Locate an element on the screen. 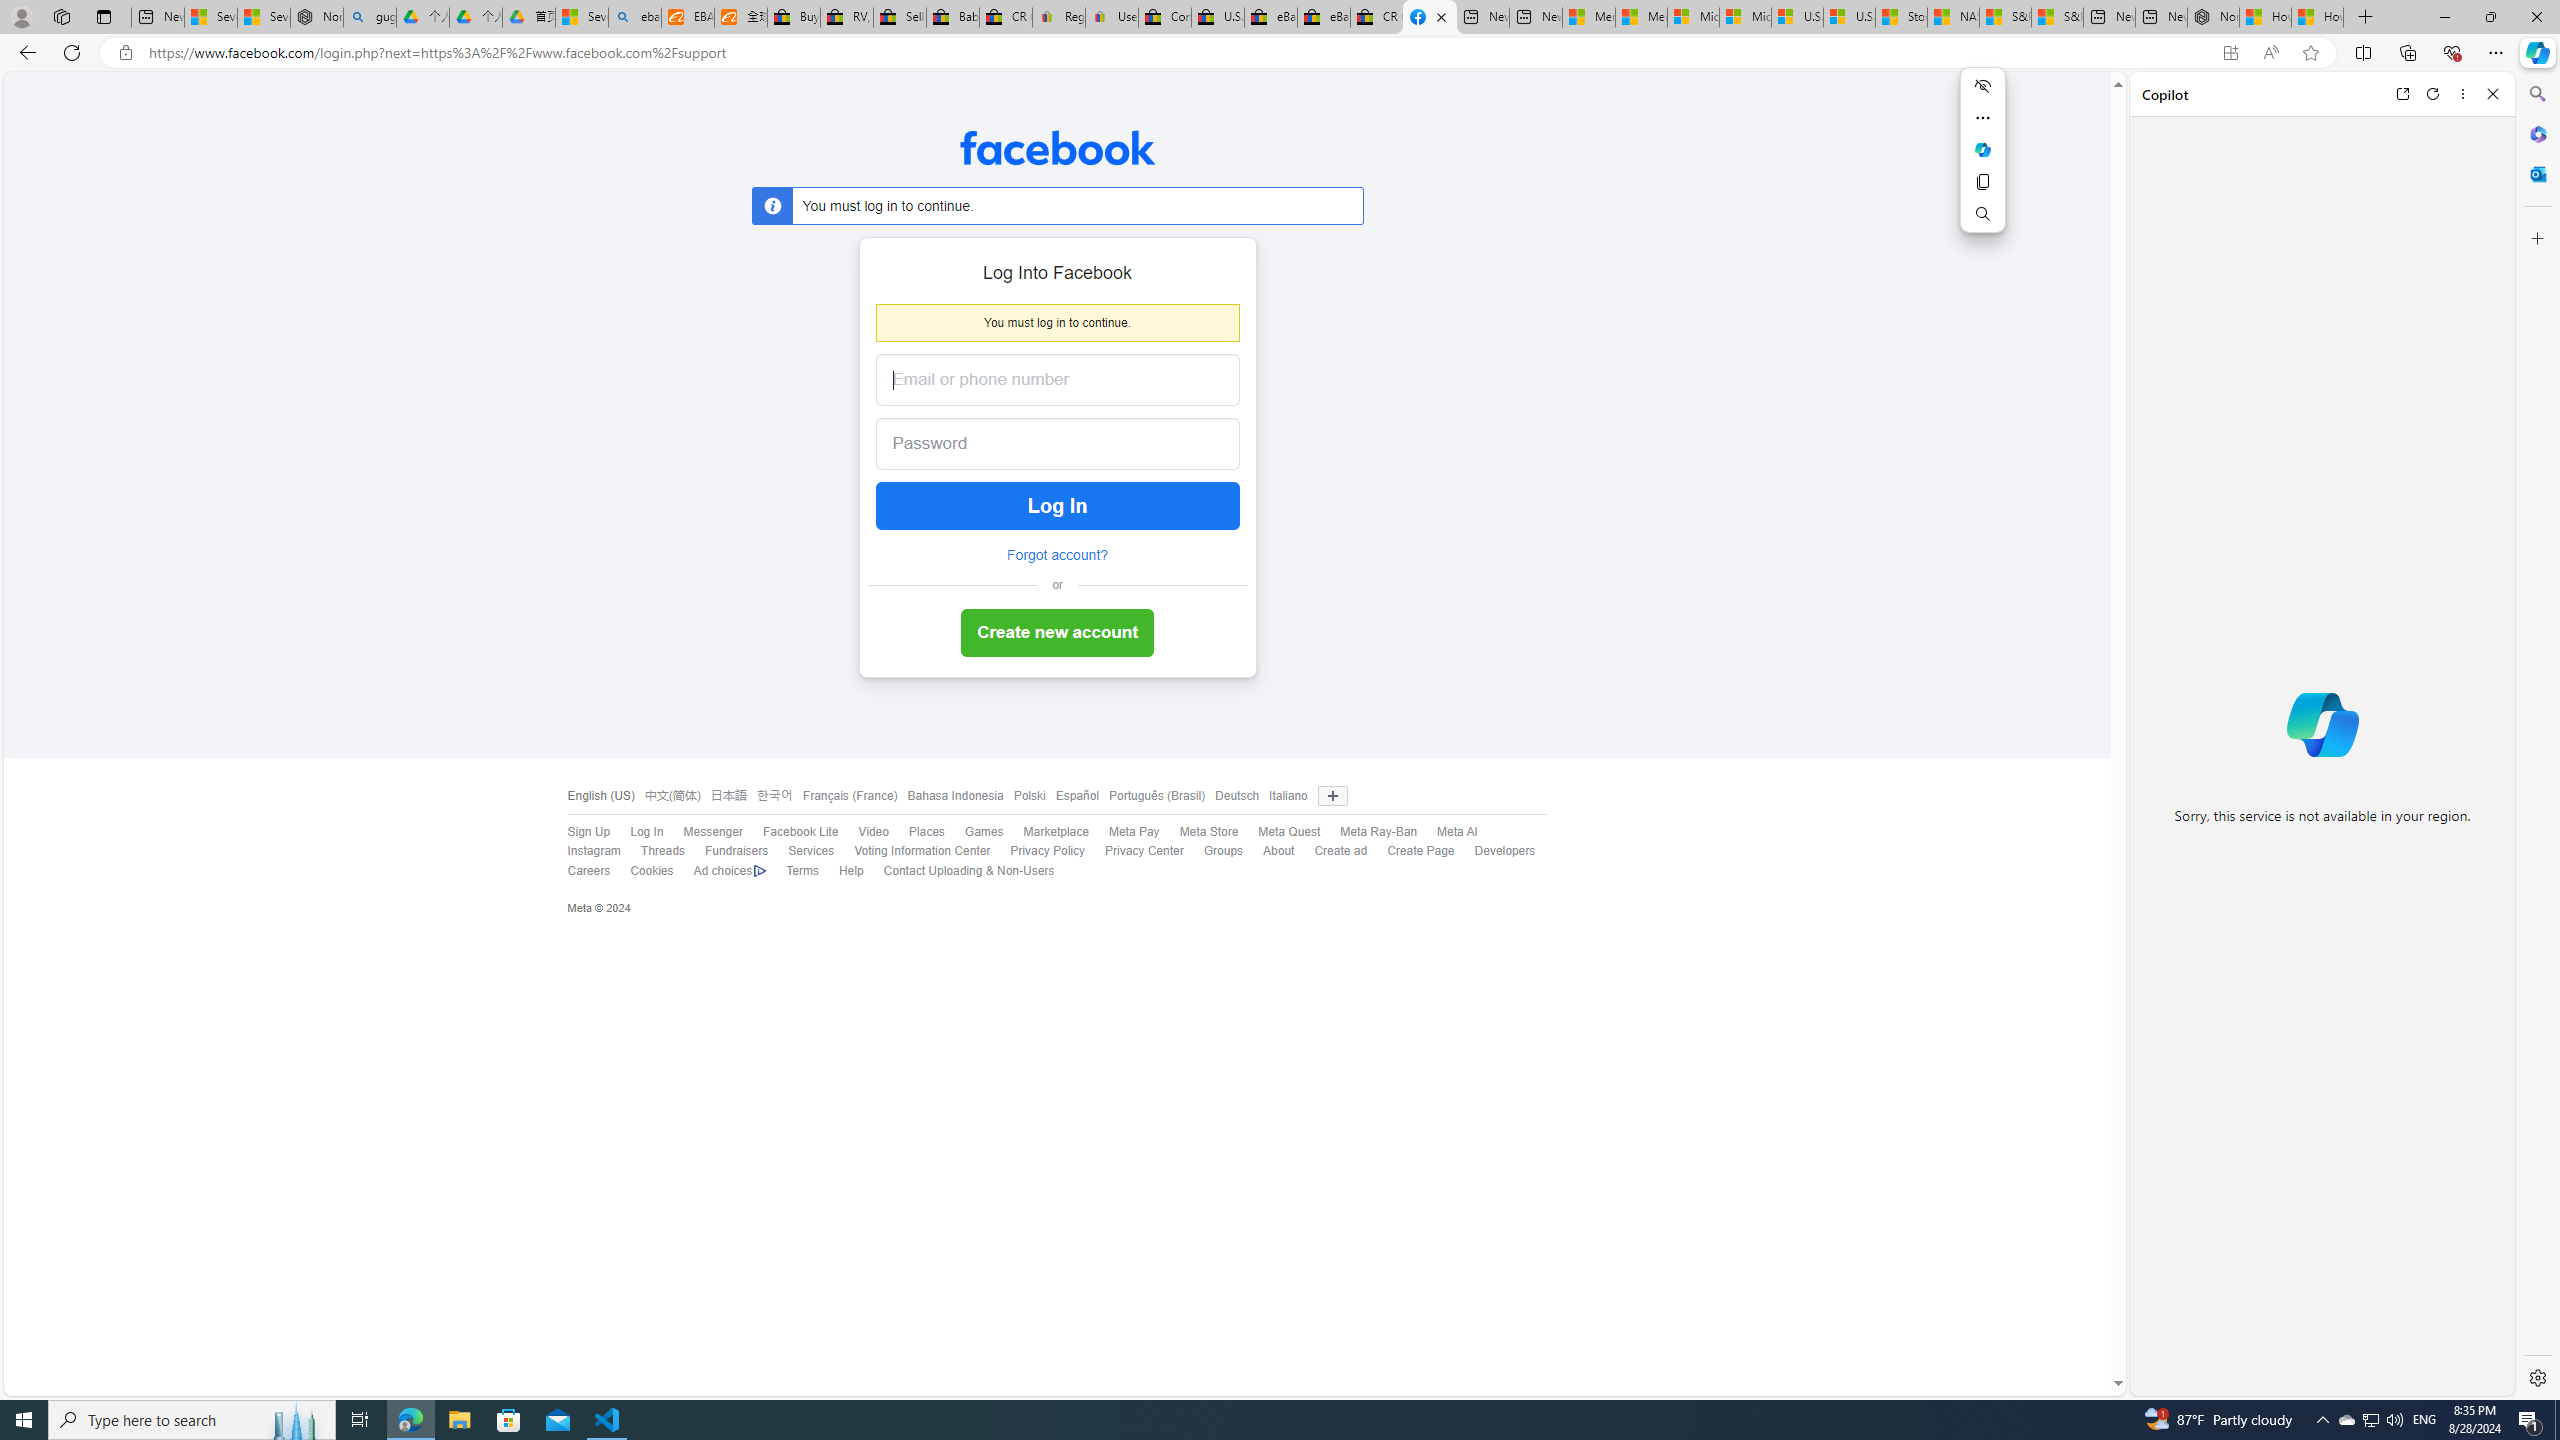 The width and height of the screenshot is (2560, 1440). 'Contact Uploading & Non-Users' is located at coordinates (957, 870).